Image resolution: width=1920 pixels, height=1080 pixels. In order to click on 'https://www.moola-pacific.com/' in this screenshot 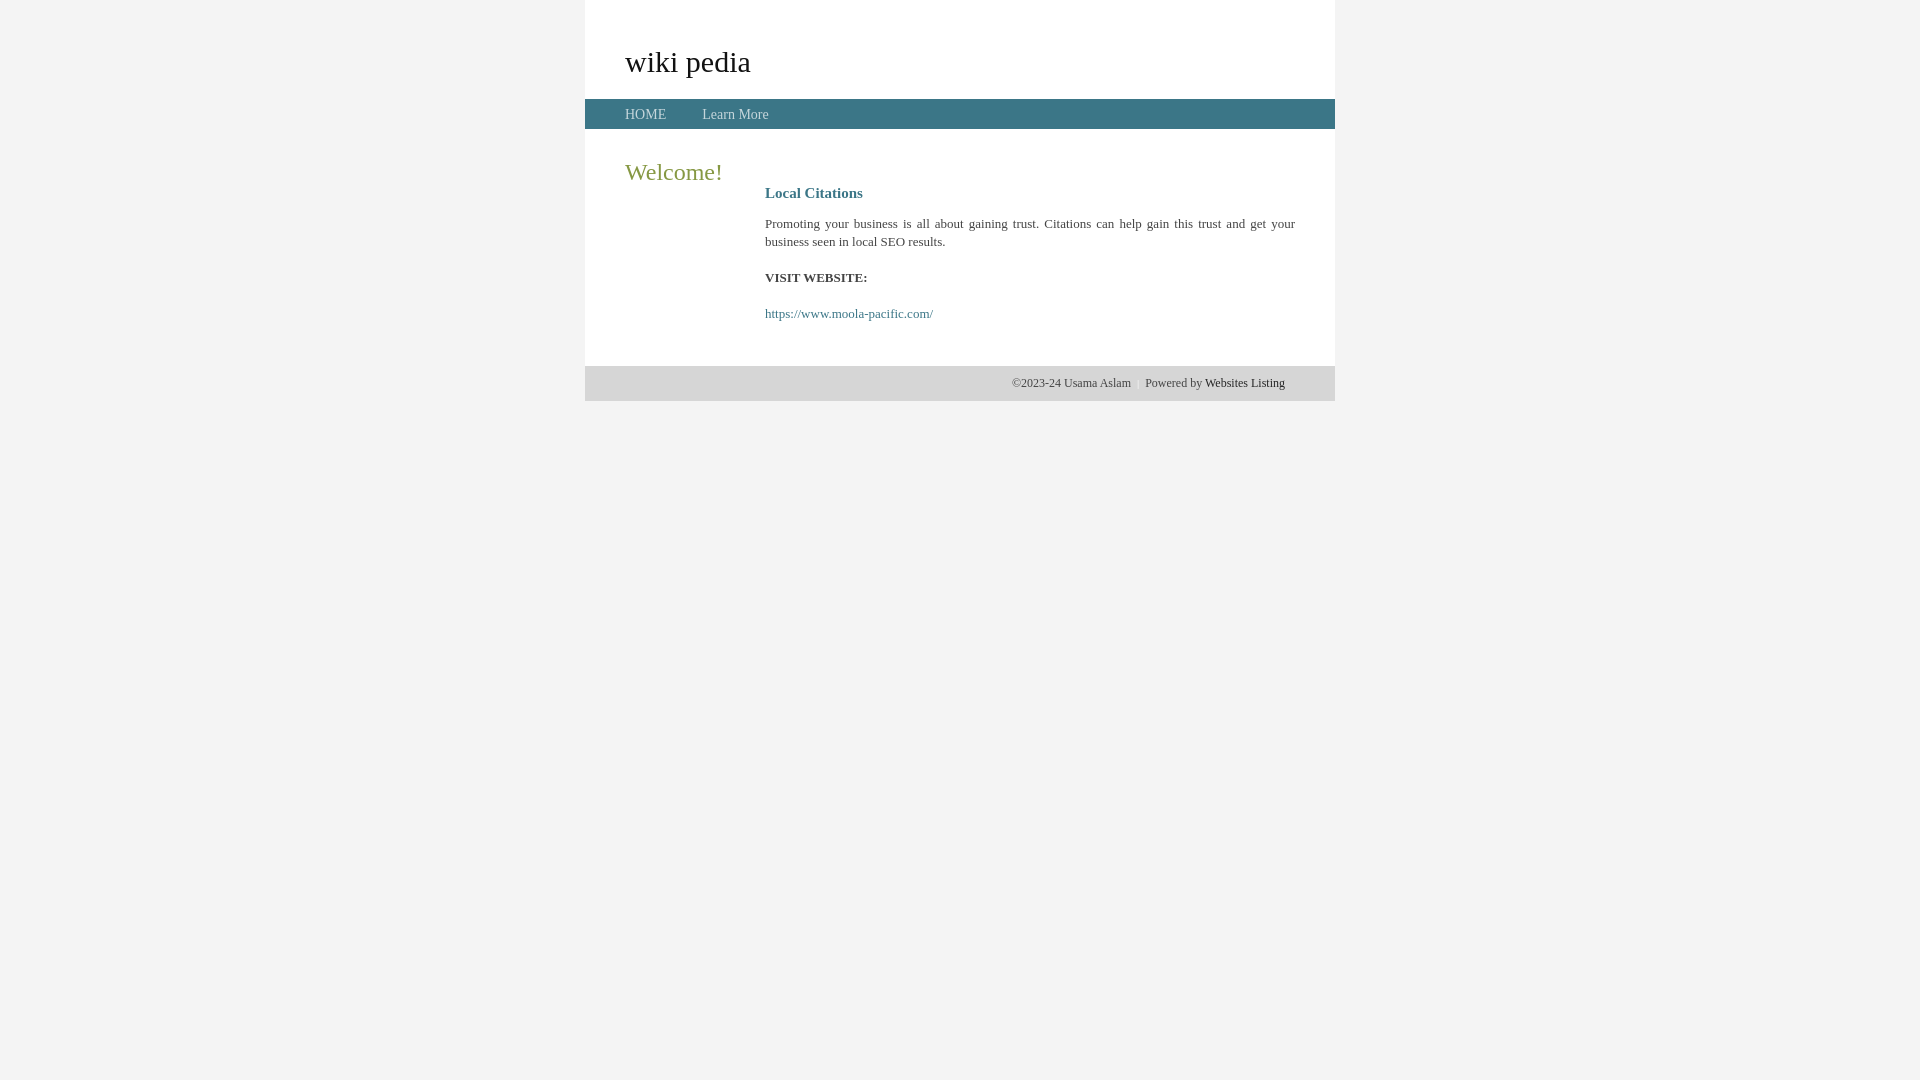, I will do `click(849, 313)`.